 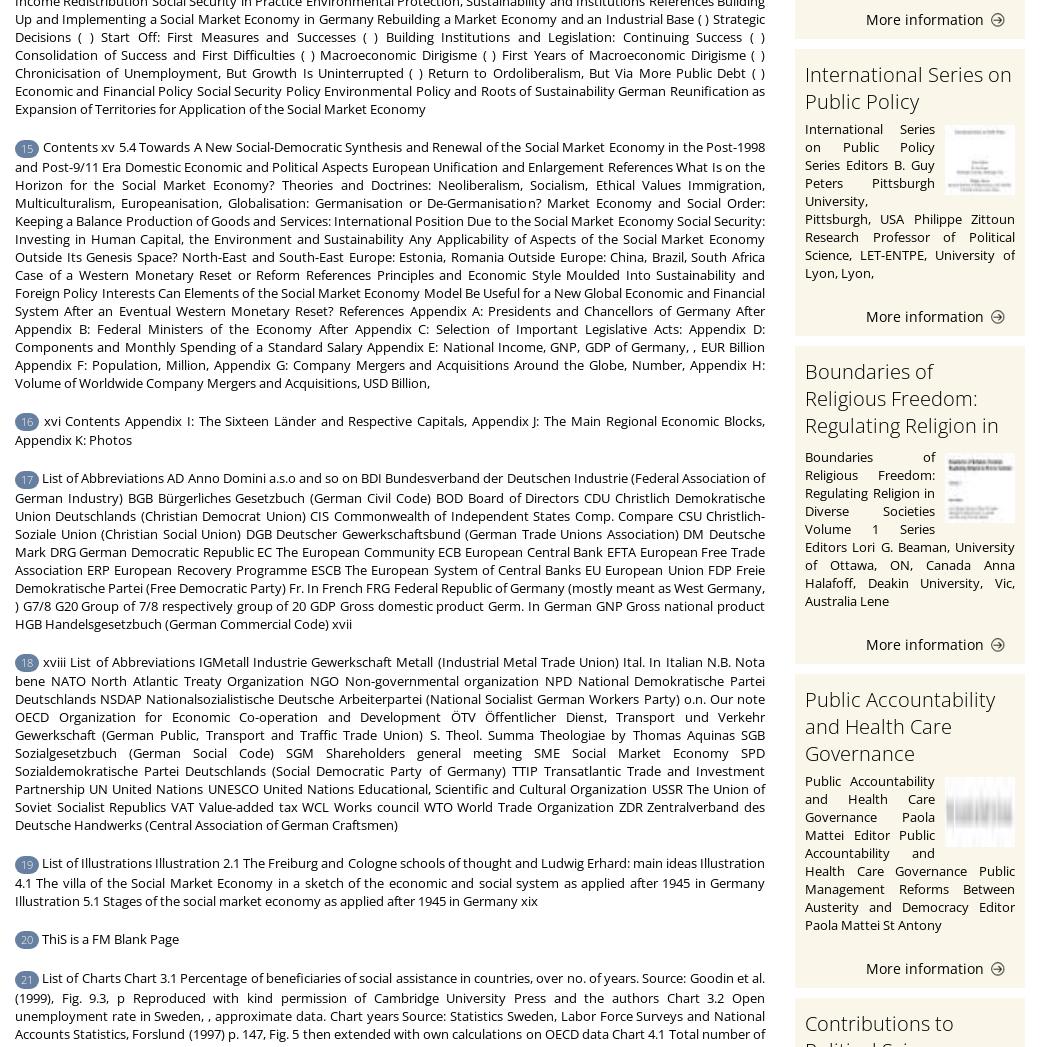 What do you see at coordinates (910, 528) in the screenshot?
I see `'Boundaries of Religious Freedom: Regulating Religion in Diverse Societies Volume 1 Series Editors Lori G. Beaman, University of Ottawa, ON, Canada Anna Halafoff, Deakin University, Vic, Australia Lene'` at bounding box center [910, 528].